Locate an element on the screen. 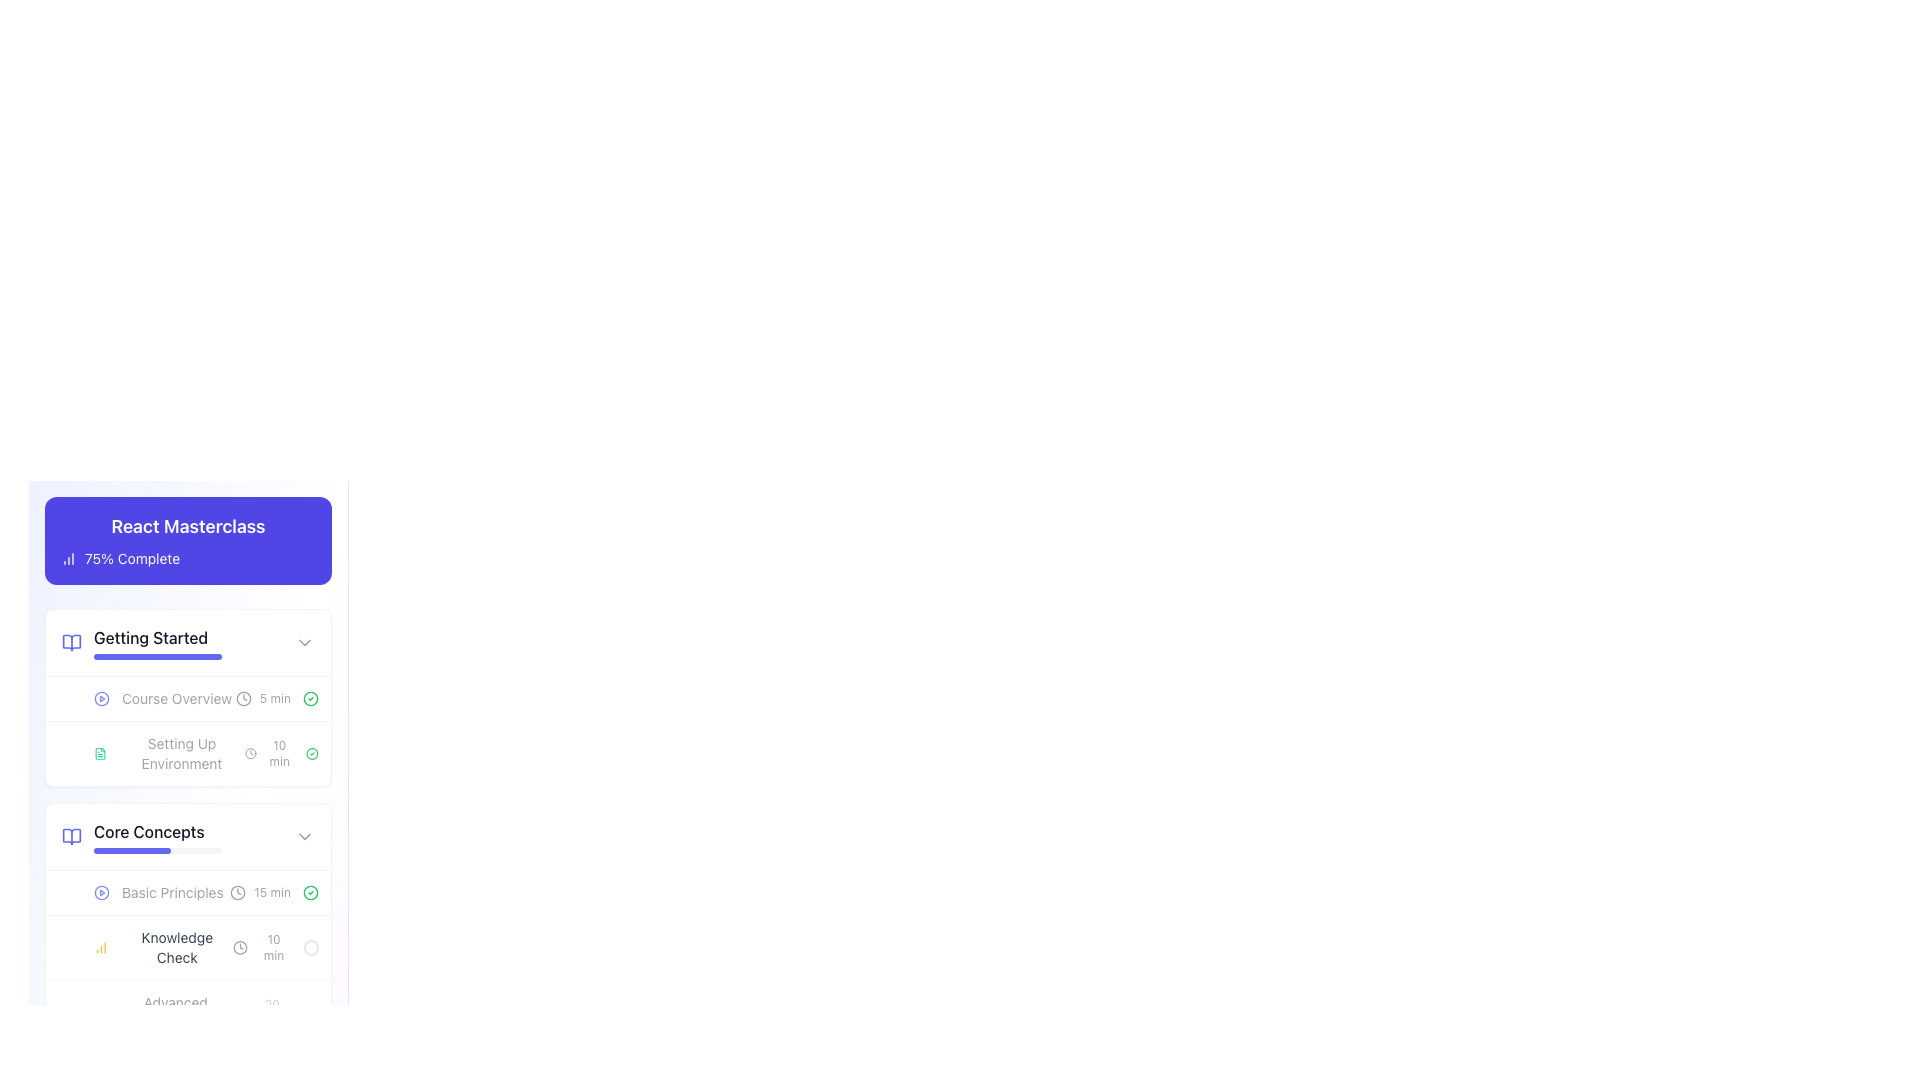 The width and height of the screenshot is (1920, 1080). the 'Getting Started' section header under the 'React Masterclass' category is located at coordinates (141, 643).